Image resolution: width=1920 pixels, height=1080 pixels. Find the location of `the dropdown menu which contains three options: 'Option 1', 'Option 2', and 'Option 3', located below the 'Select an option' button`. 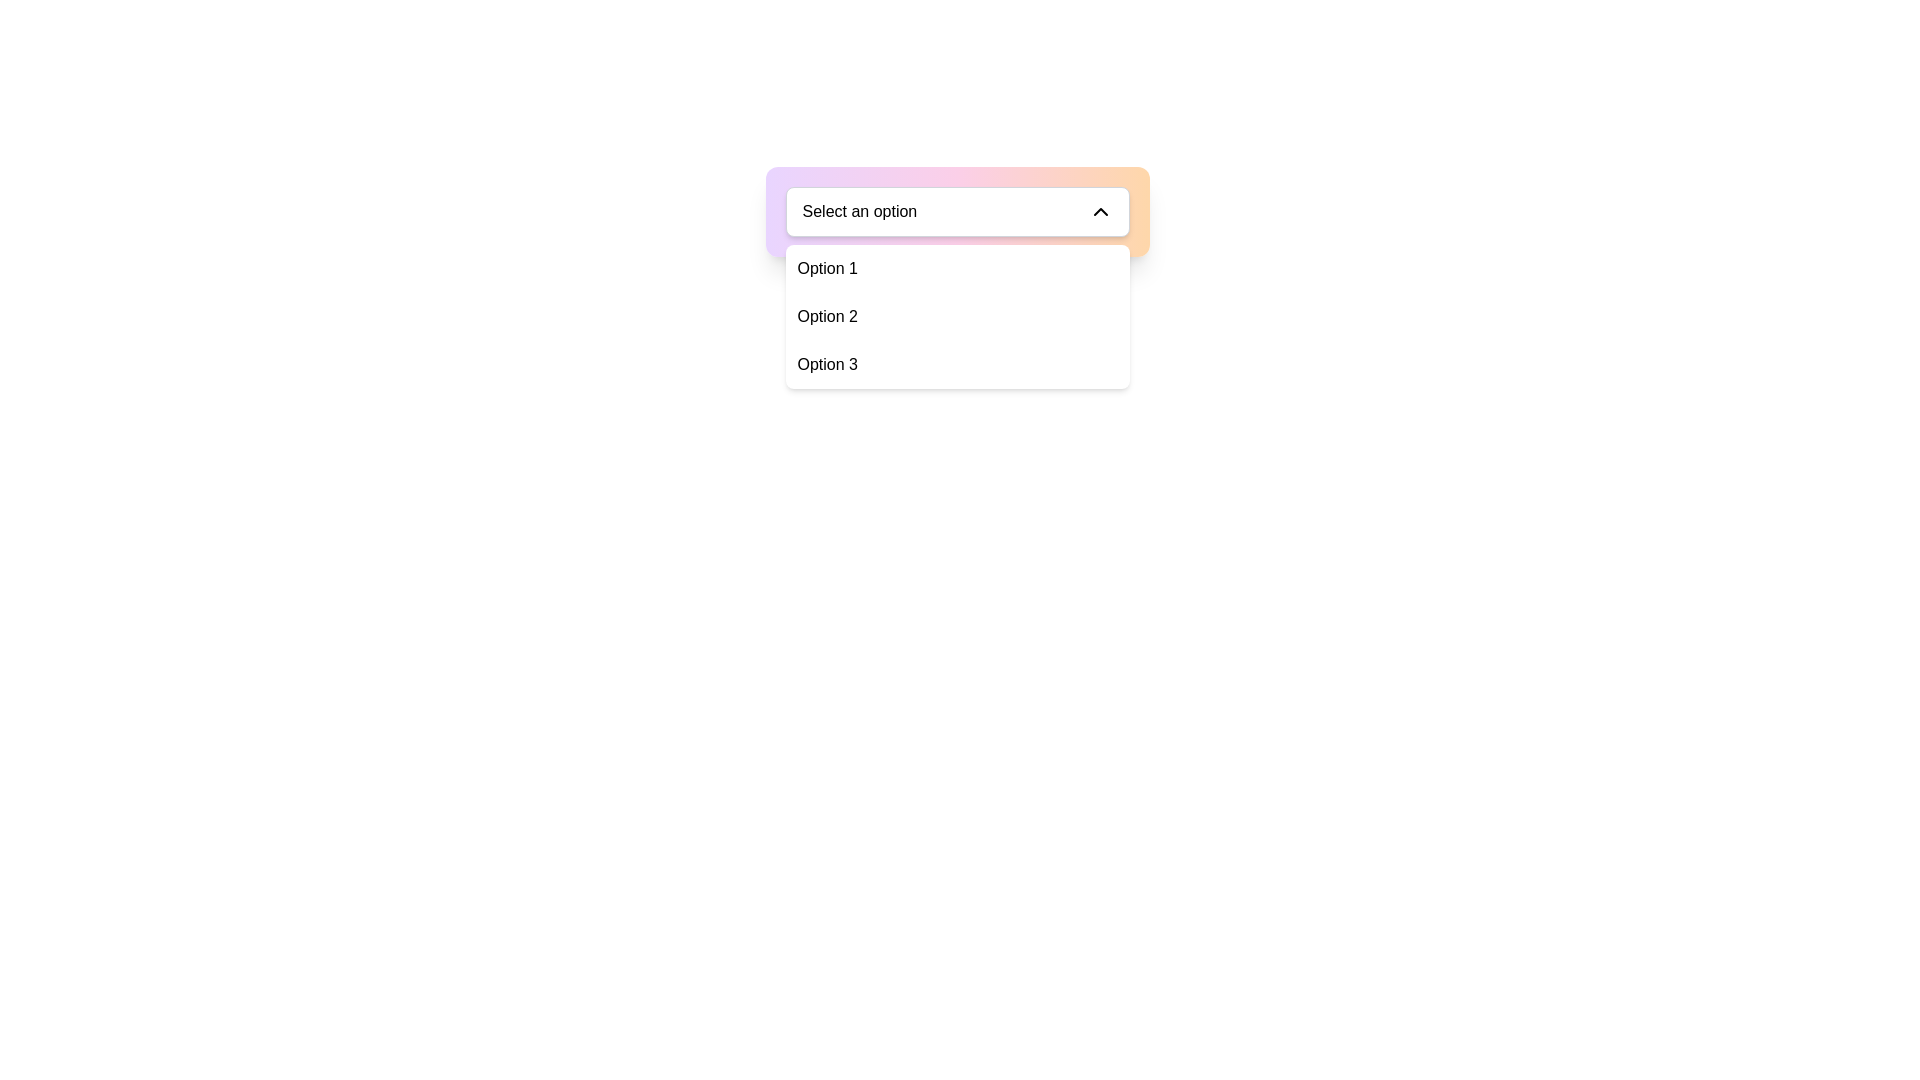

the dropdown menu which contains three options: 'Option 1', 'Option 2', and 'Option 3', located below the 'Select an option' button is located at coordinates (956, 315).